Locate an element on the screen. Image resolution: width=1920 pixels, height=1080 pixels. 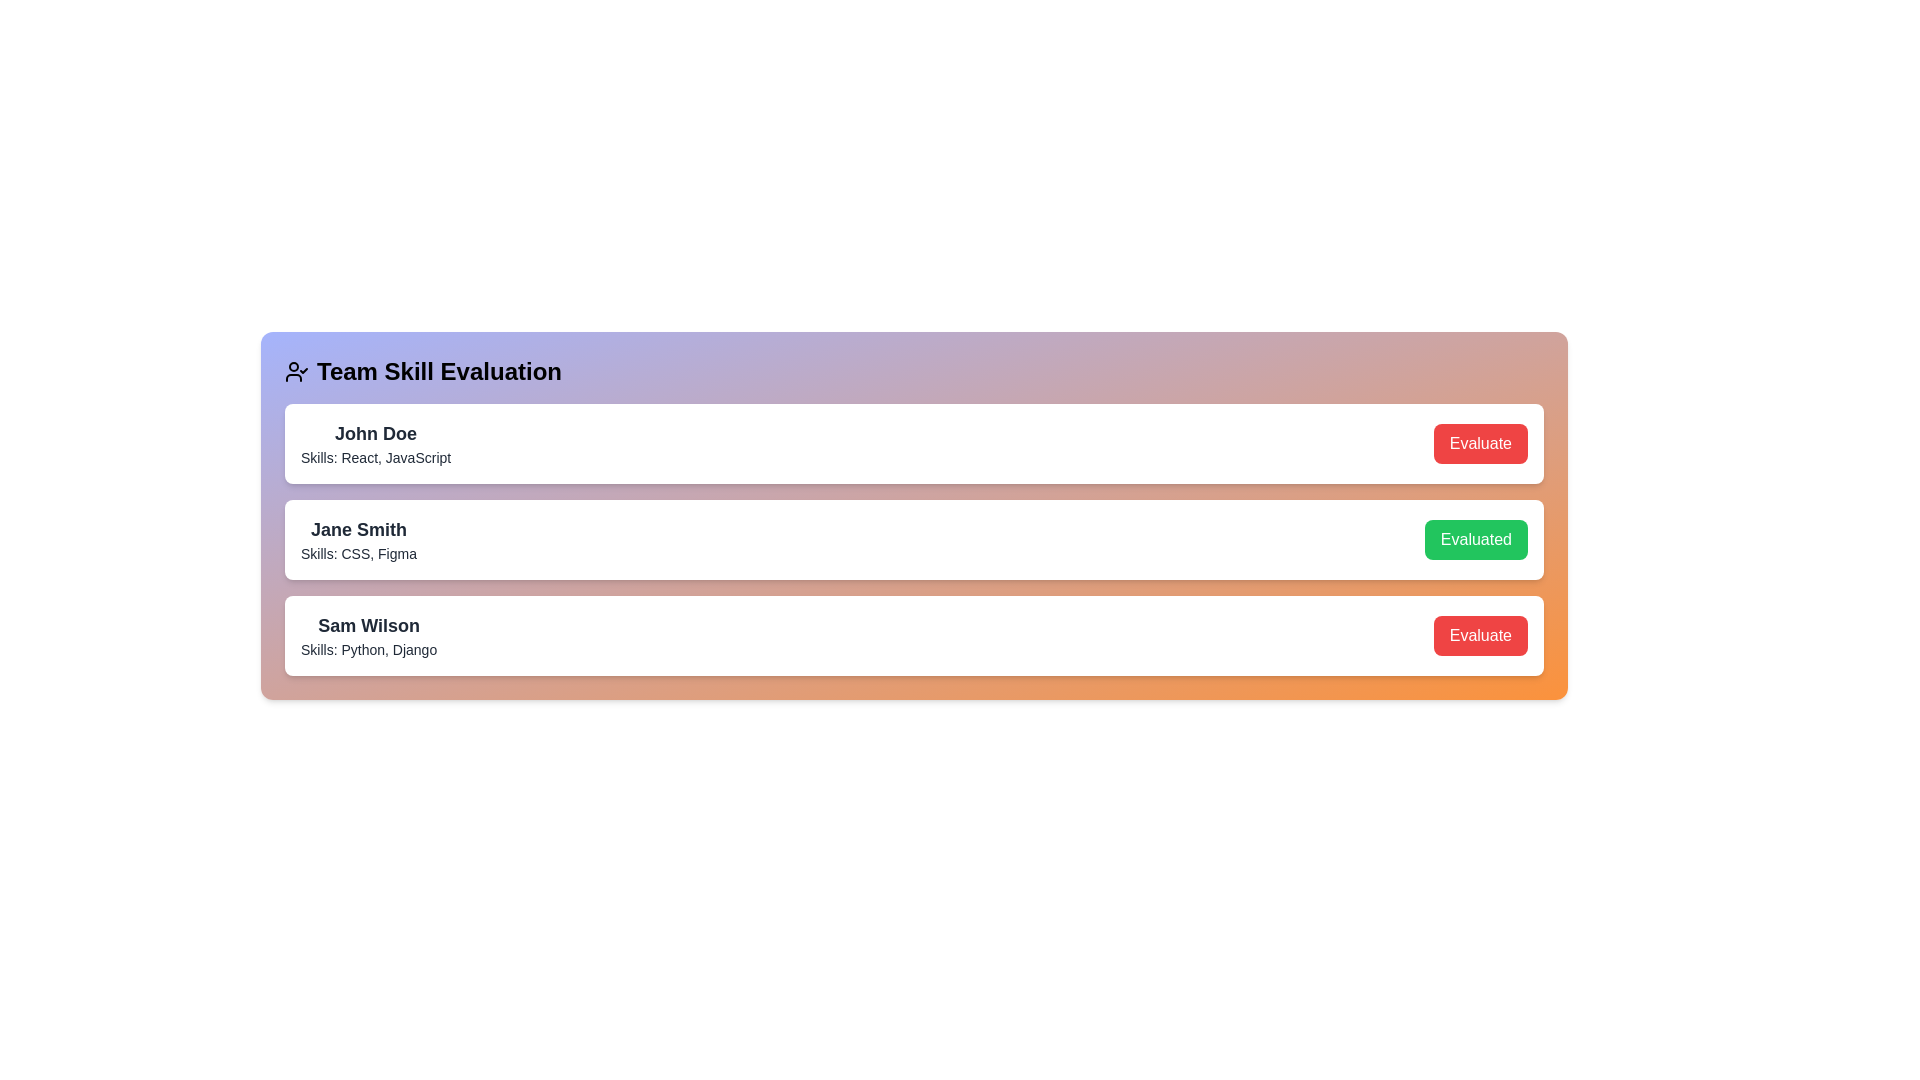
text label that provides information about the skills of the individual 'Sam Wilson', located beneath the name in the third card of the vertical stack is located at coordinates (369, 650).